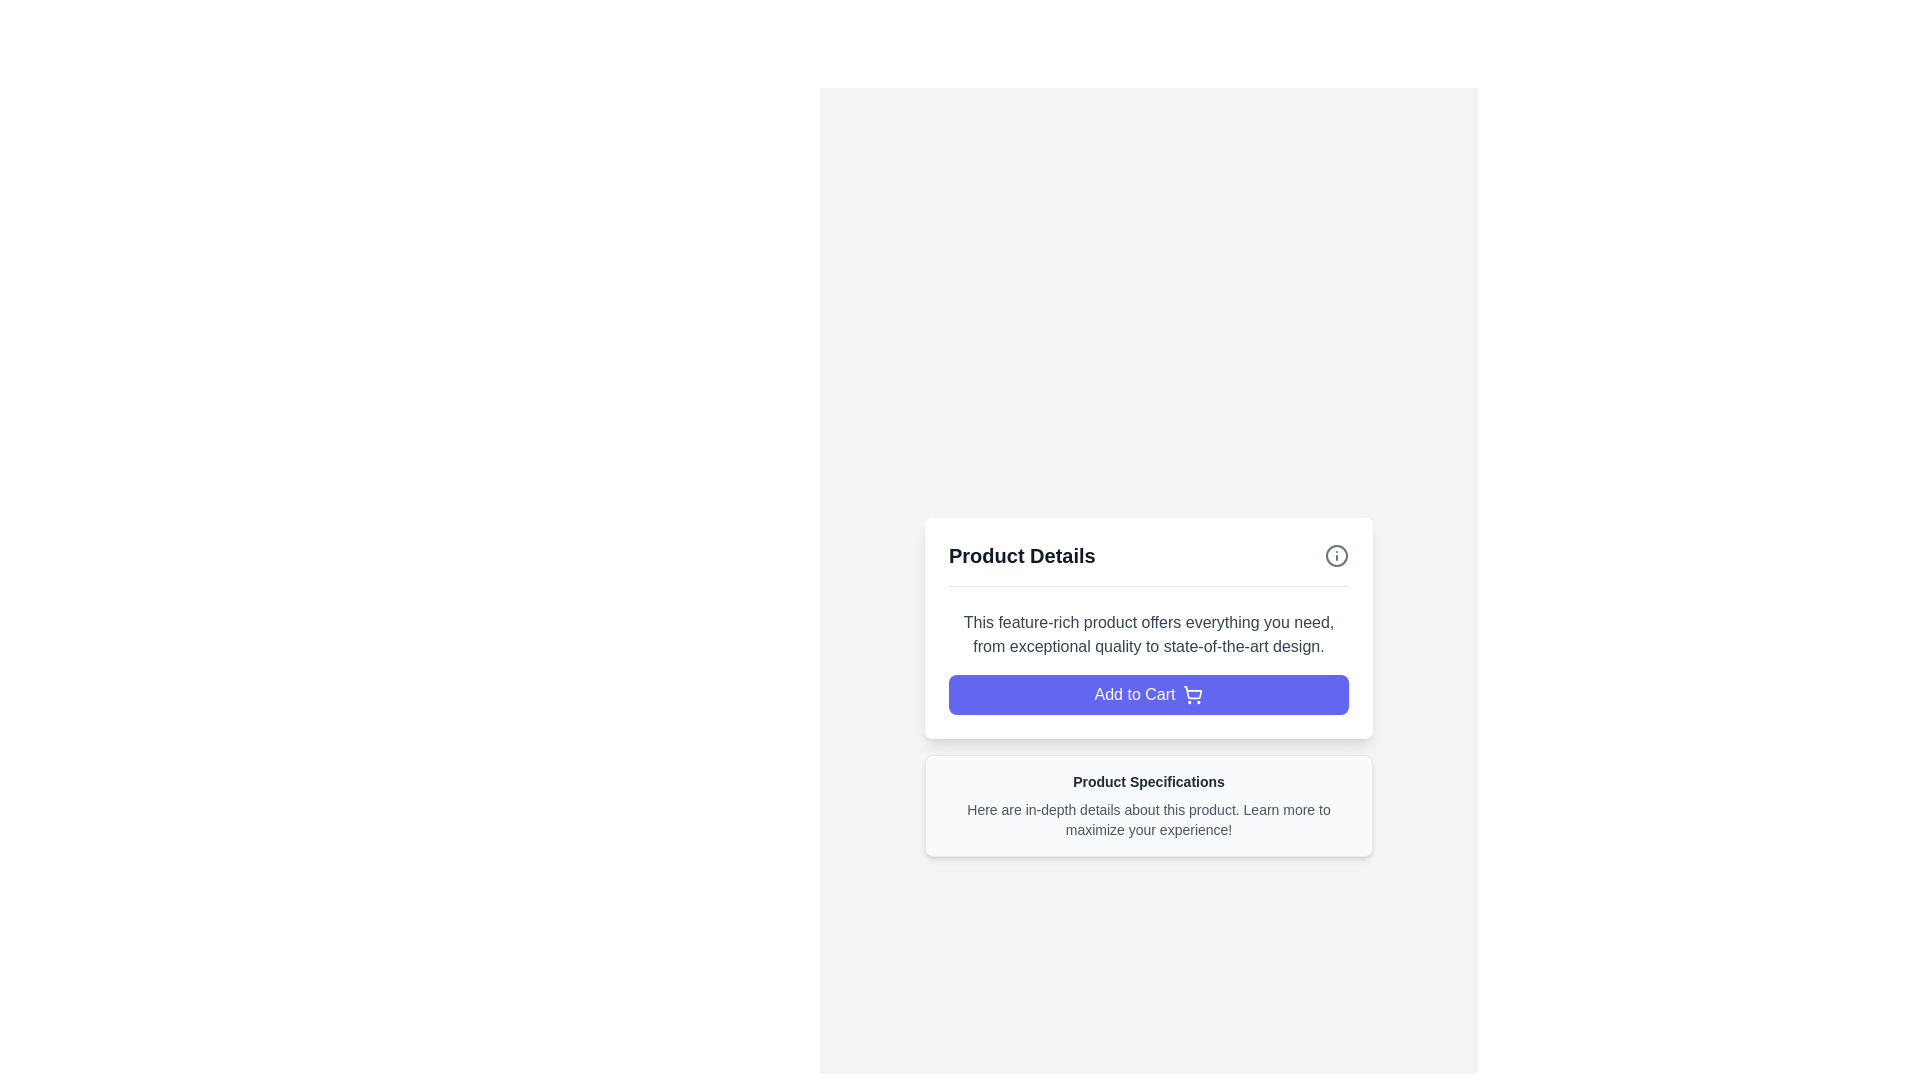  Describe the element at coordinates (1337, 555) in the screenshot. I see `the circular shape defined by a stroked outline without a fill color in the SVG graphic located at the top right corner of the 'Product Details' section` at that location.